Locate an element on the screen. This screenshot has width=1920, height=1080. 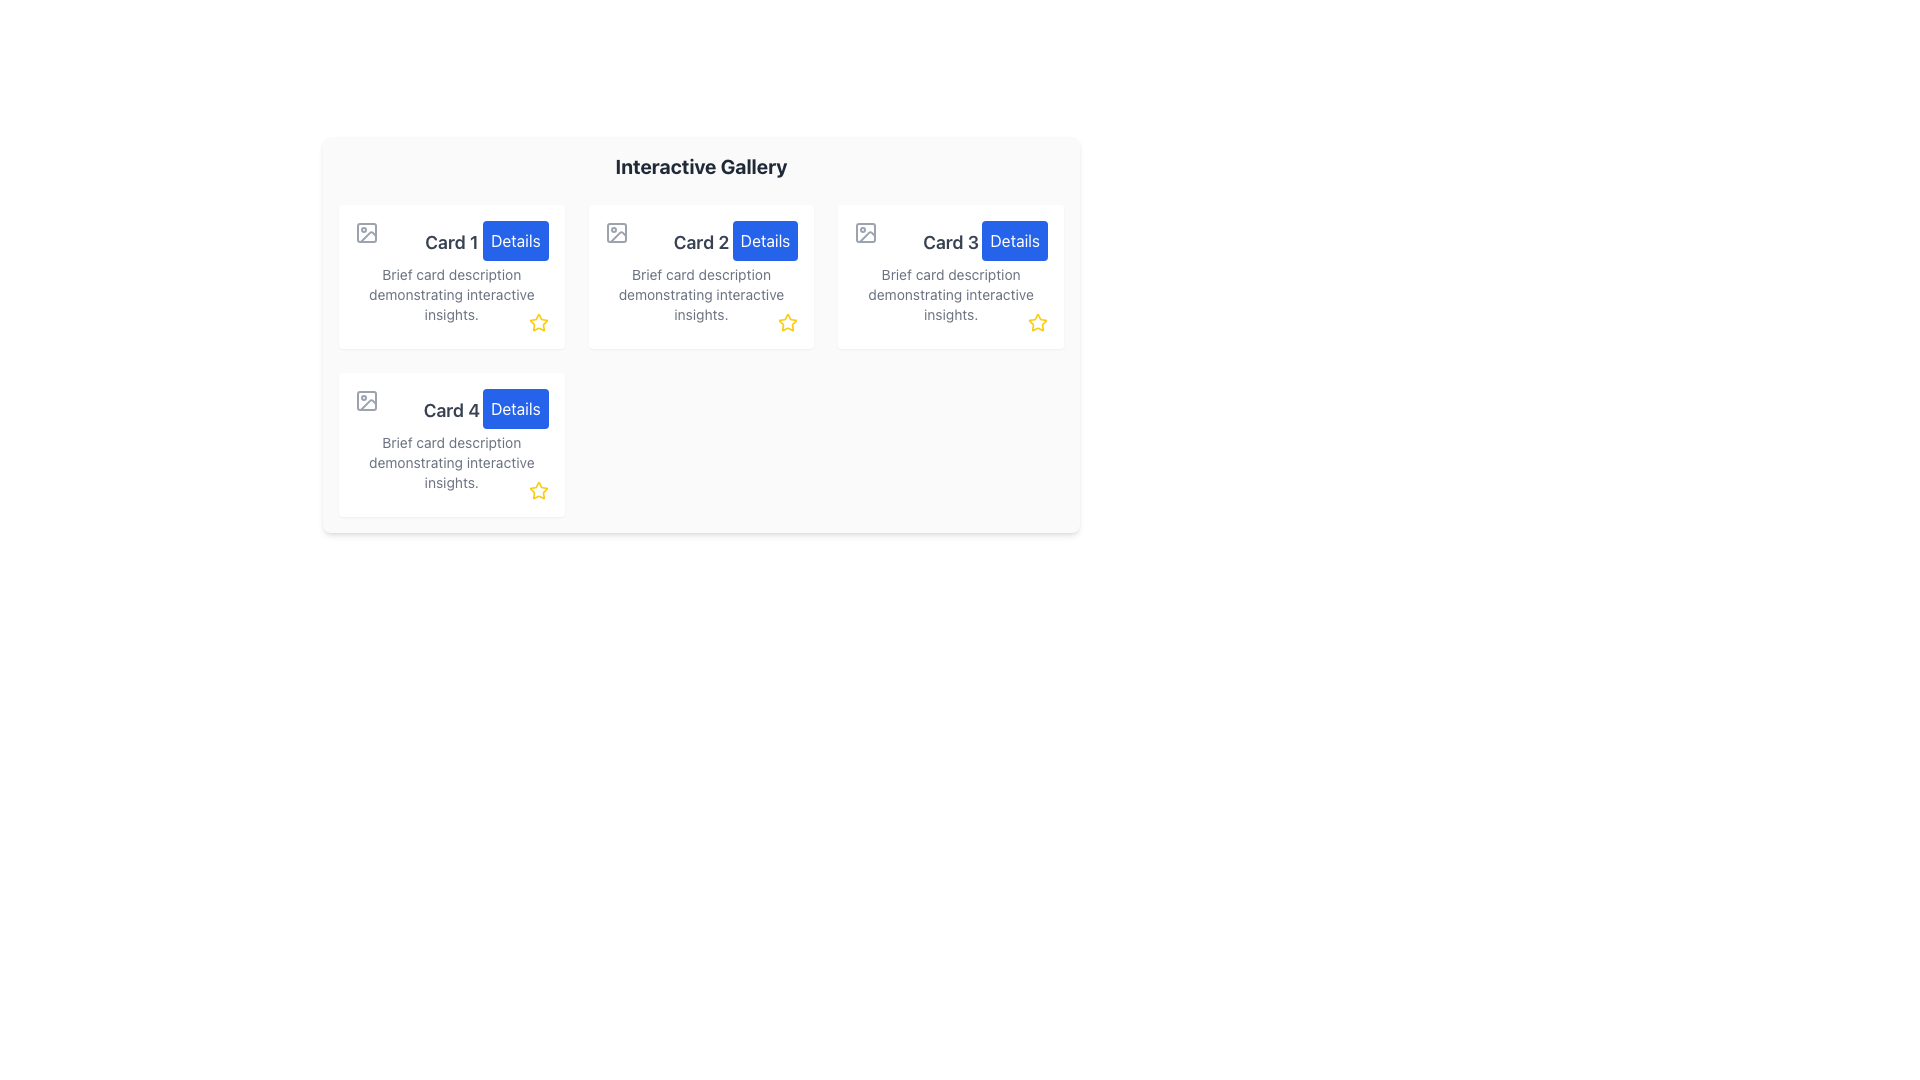
the visual representation of the icon resembling an image placeholder, located in the top-left corner of 'Card 2' in the interactive gallery is located at coordinates (615, 231).